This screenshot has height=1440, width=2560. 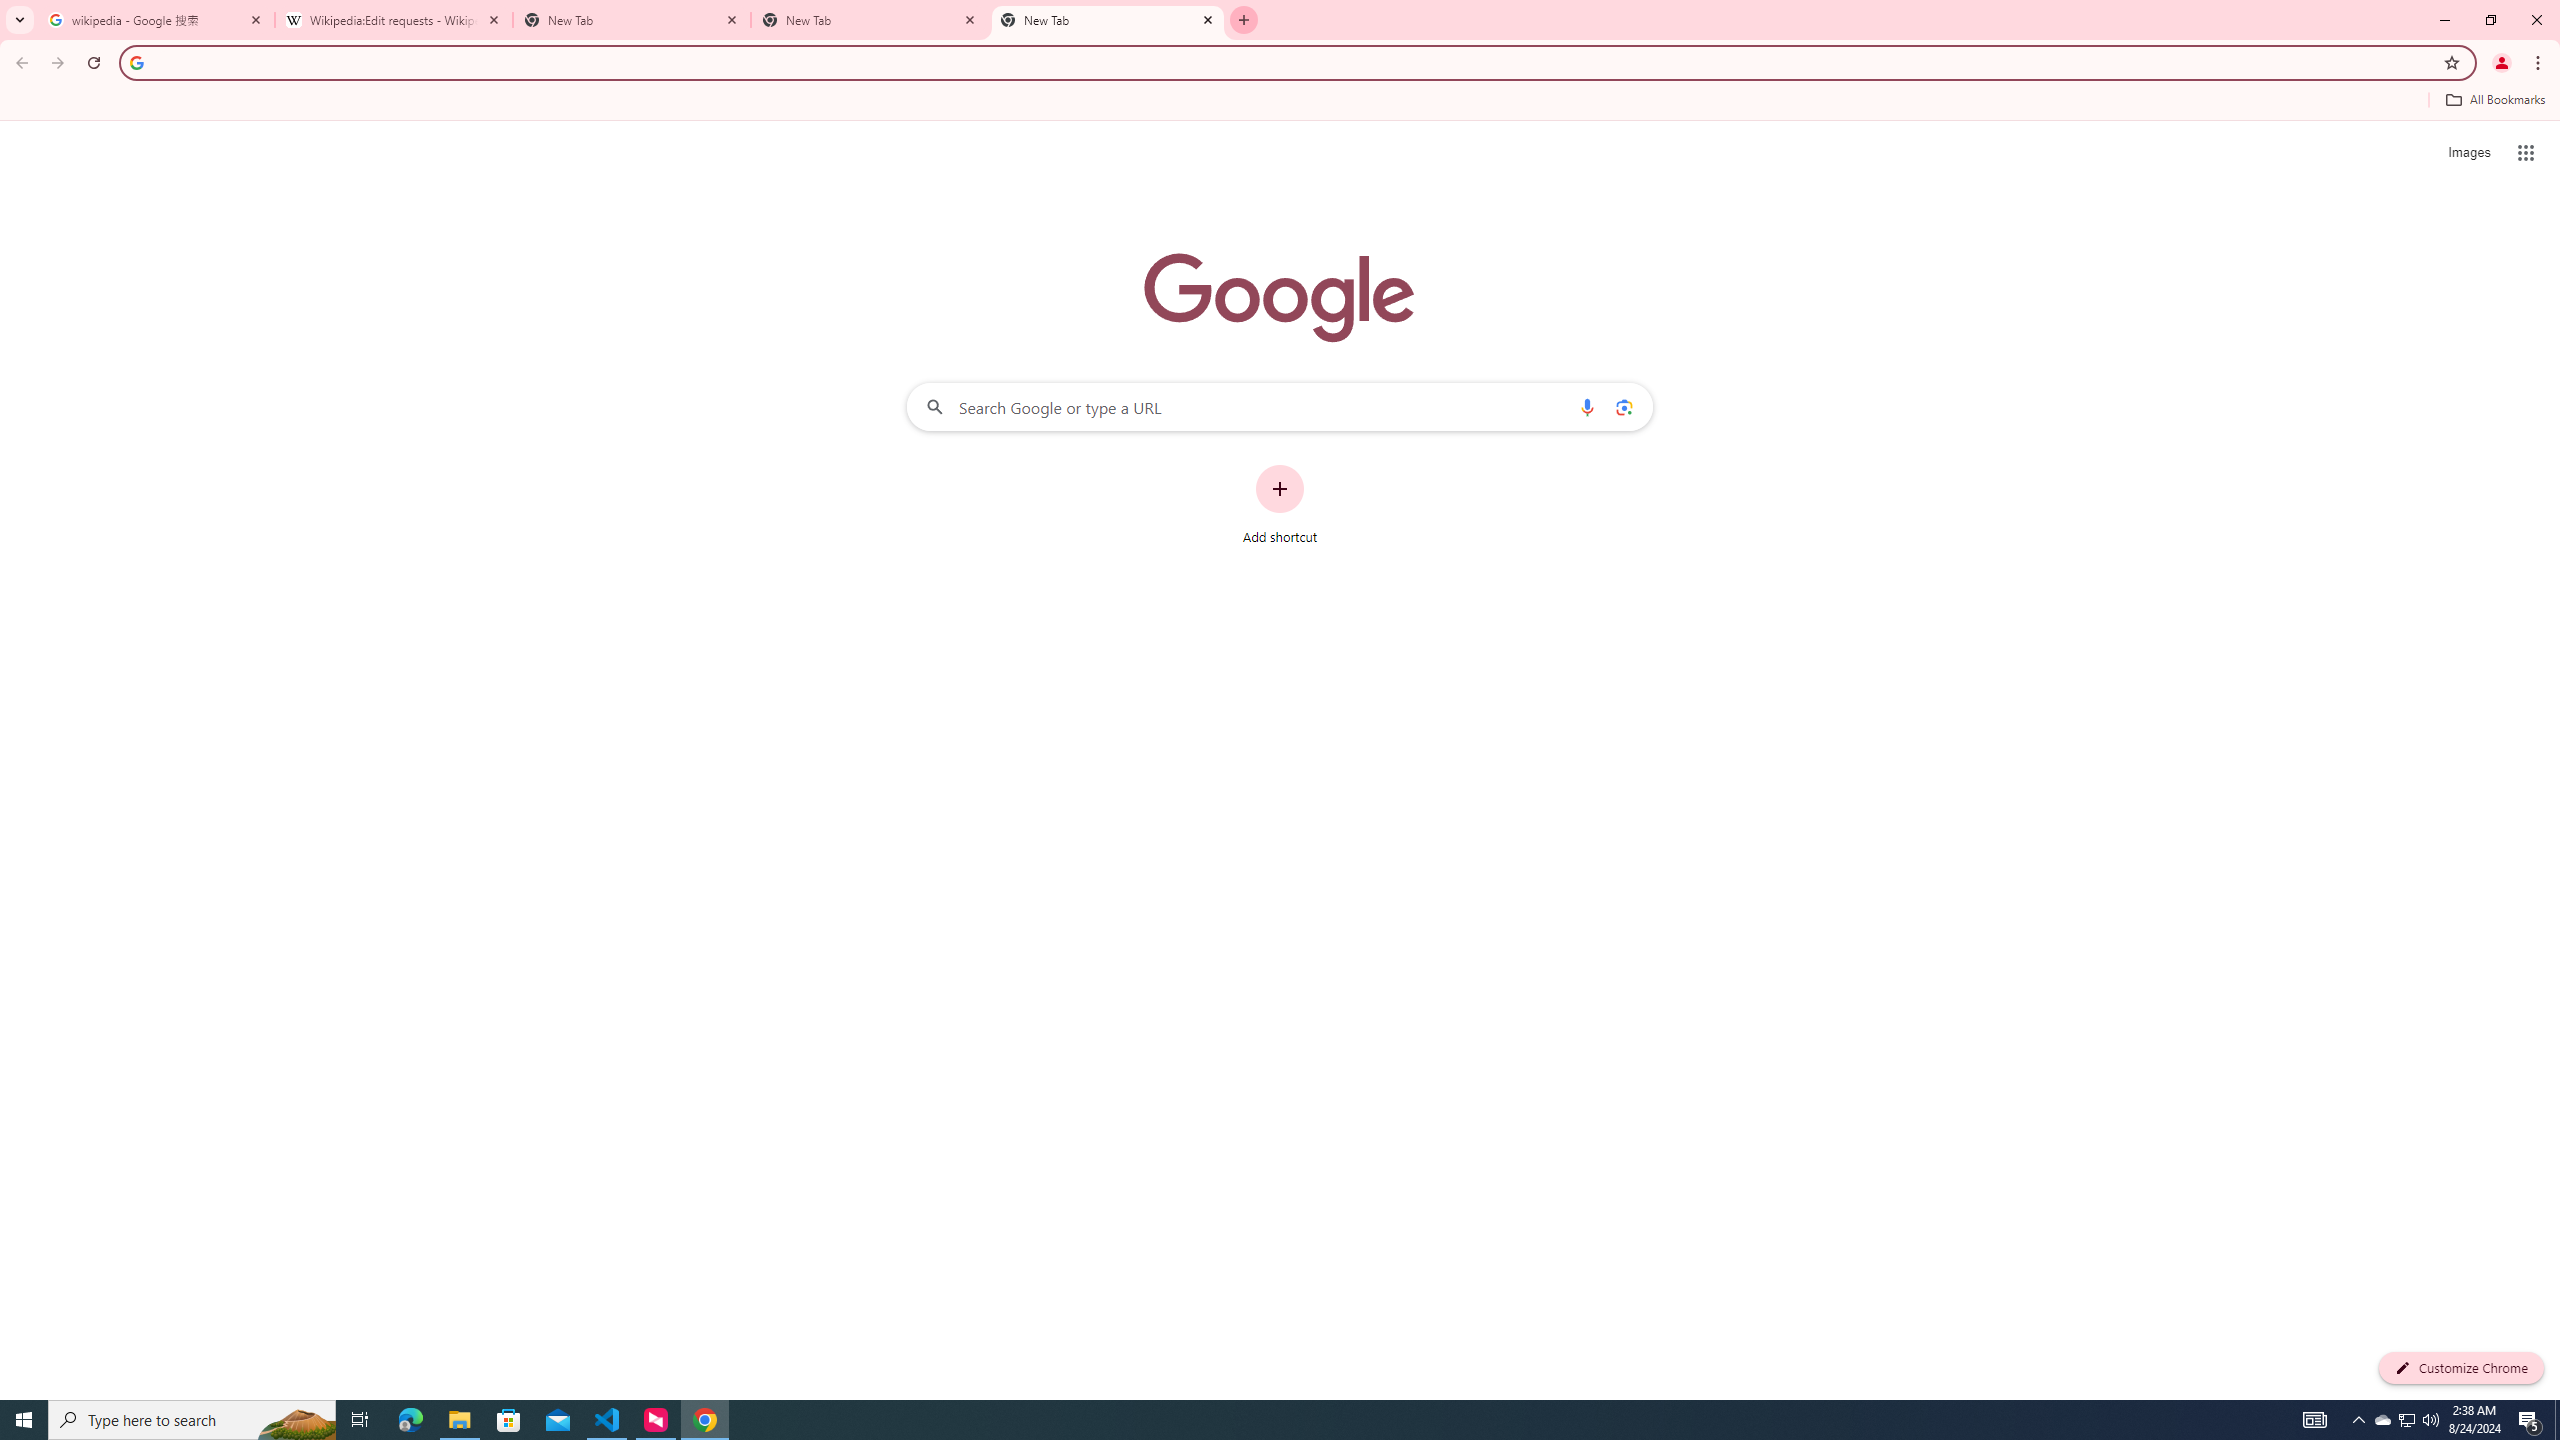 I want to click on 'Wikipedia:Edit requests - Wikipedia', so click(x=394, y=19).